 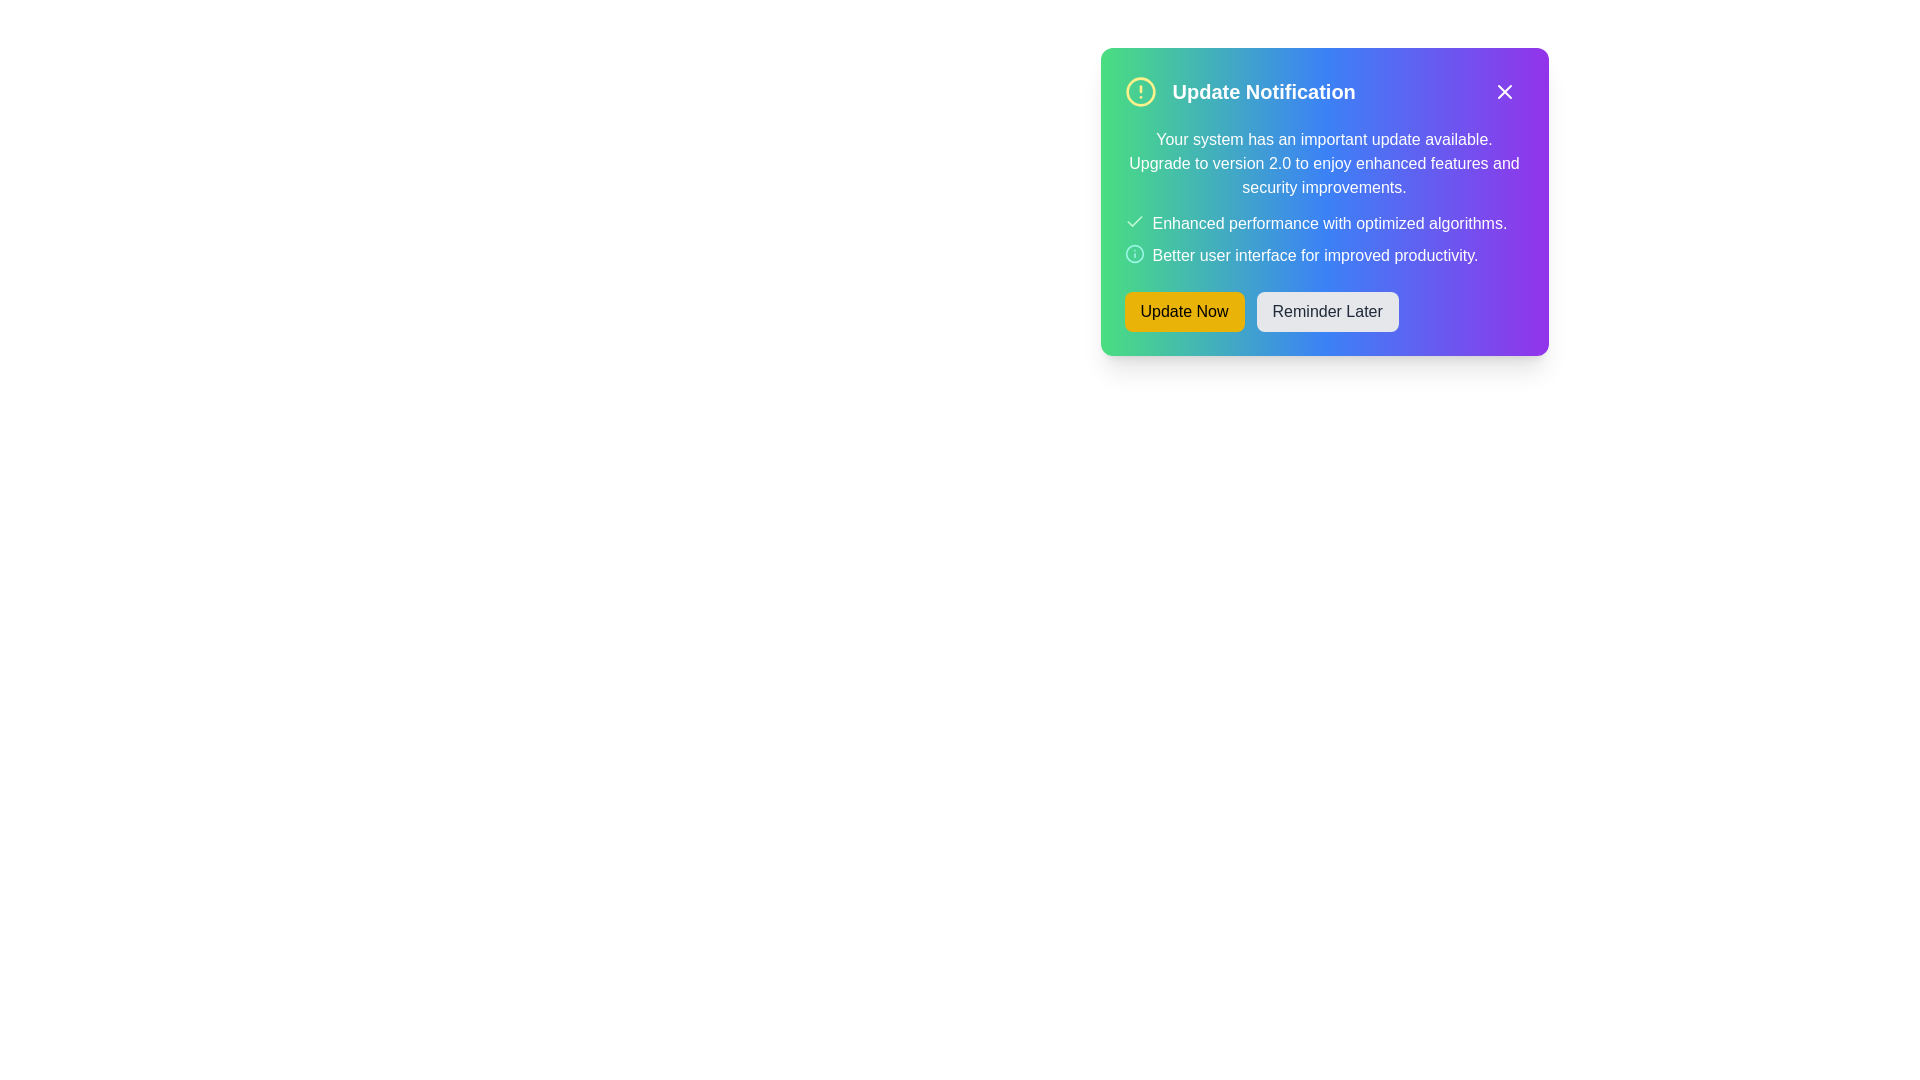 I want to click on text from the 'Update Notification' label, which is a bold, large white font text on a gradient background, so click(x=1263, y=92).